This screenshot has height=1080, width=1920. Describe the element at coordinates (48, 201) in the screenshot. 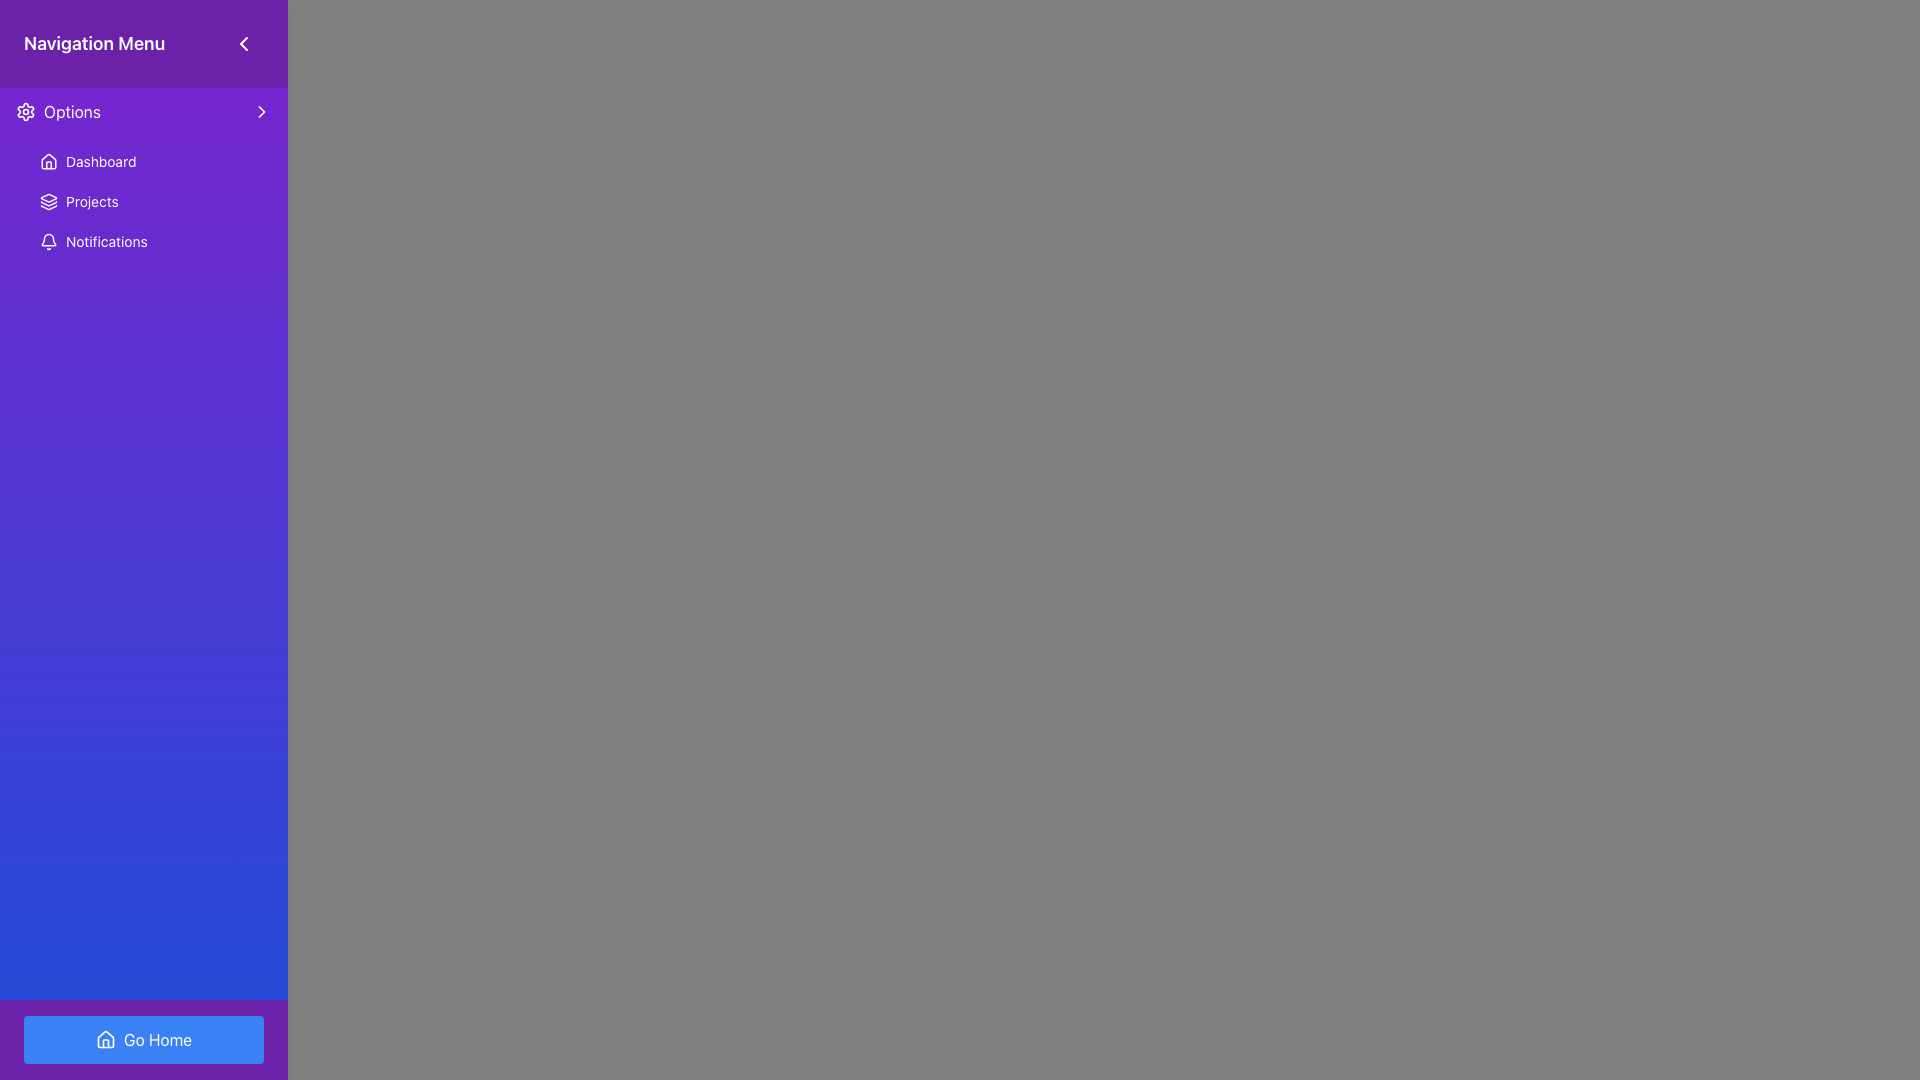

I see `the 'Projects' icon in the navigation menu` at that location.